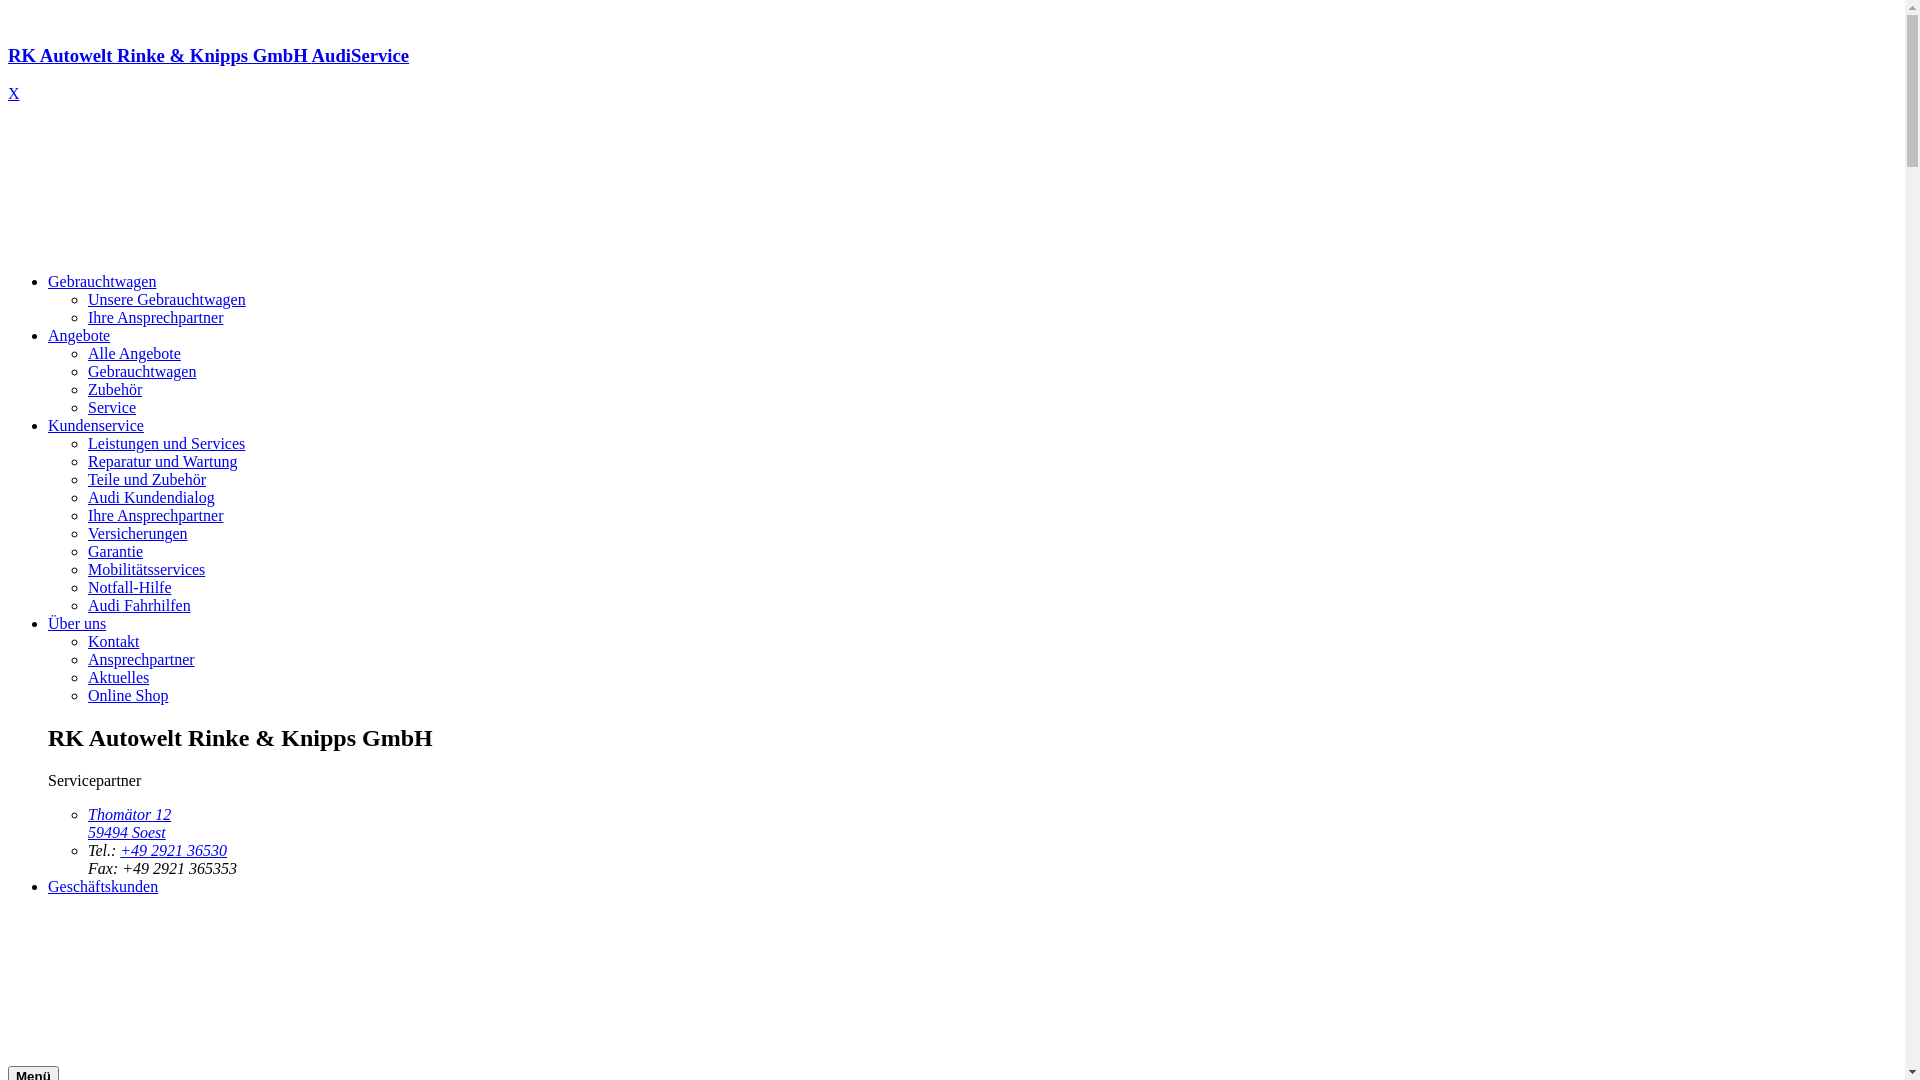 This screenshot has width=1920, height=1080. I want to click on 'Reparatur und Wartung', so click(86, 461).